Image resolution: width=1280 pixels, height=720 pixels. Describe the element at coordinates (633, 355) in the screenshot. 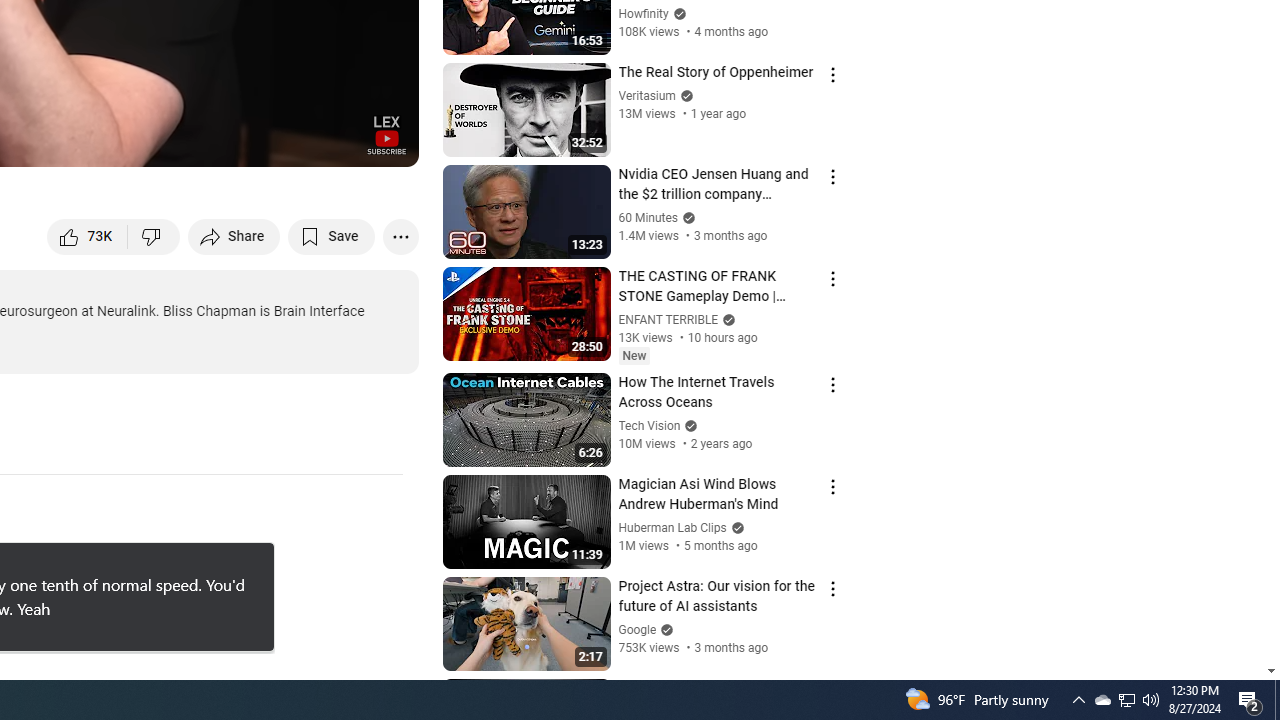

I see `'New'` at that location.